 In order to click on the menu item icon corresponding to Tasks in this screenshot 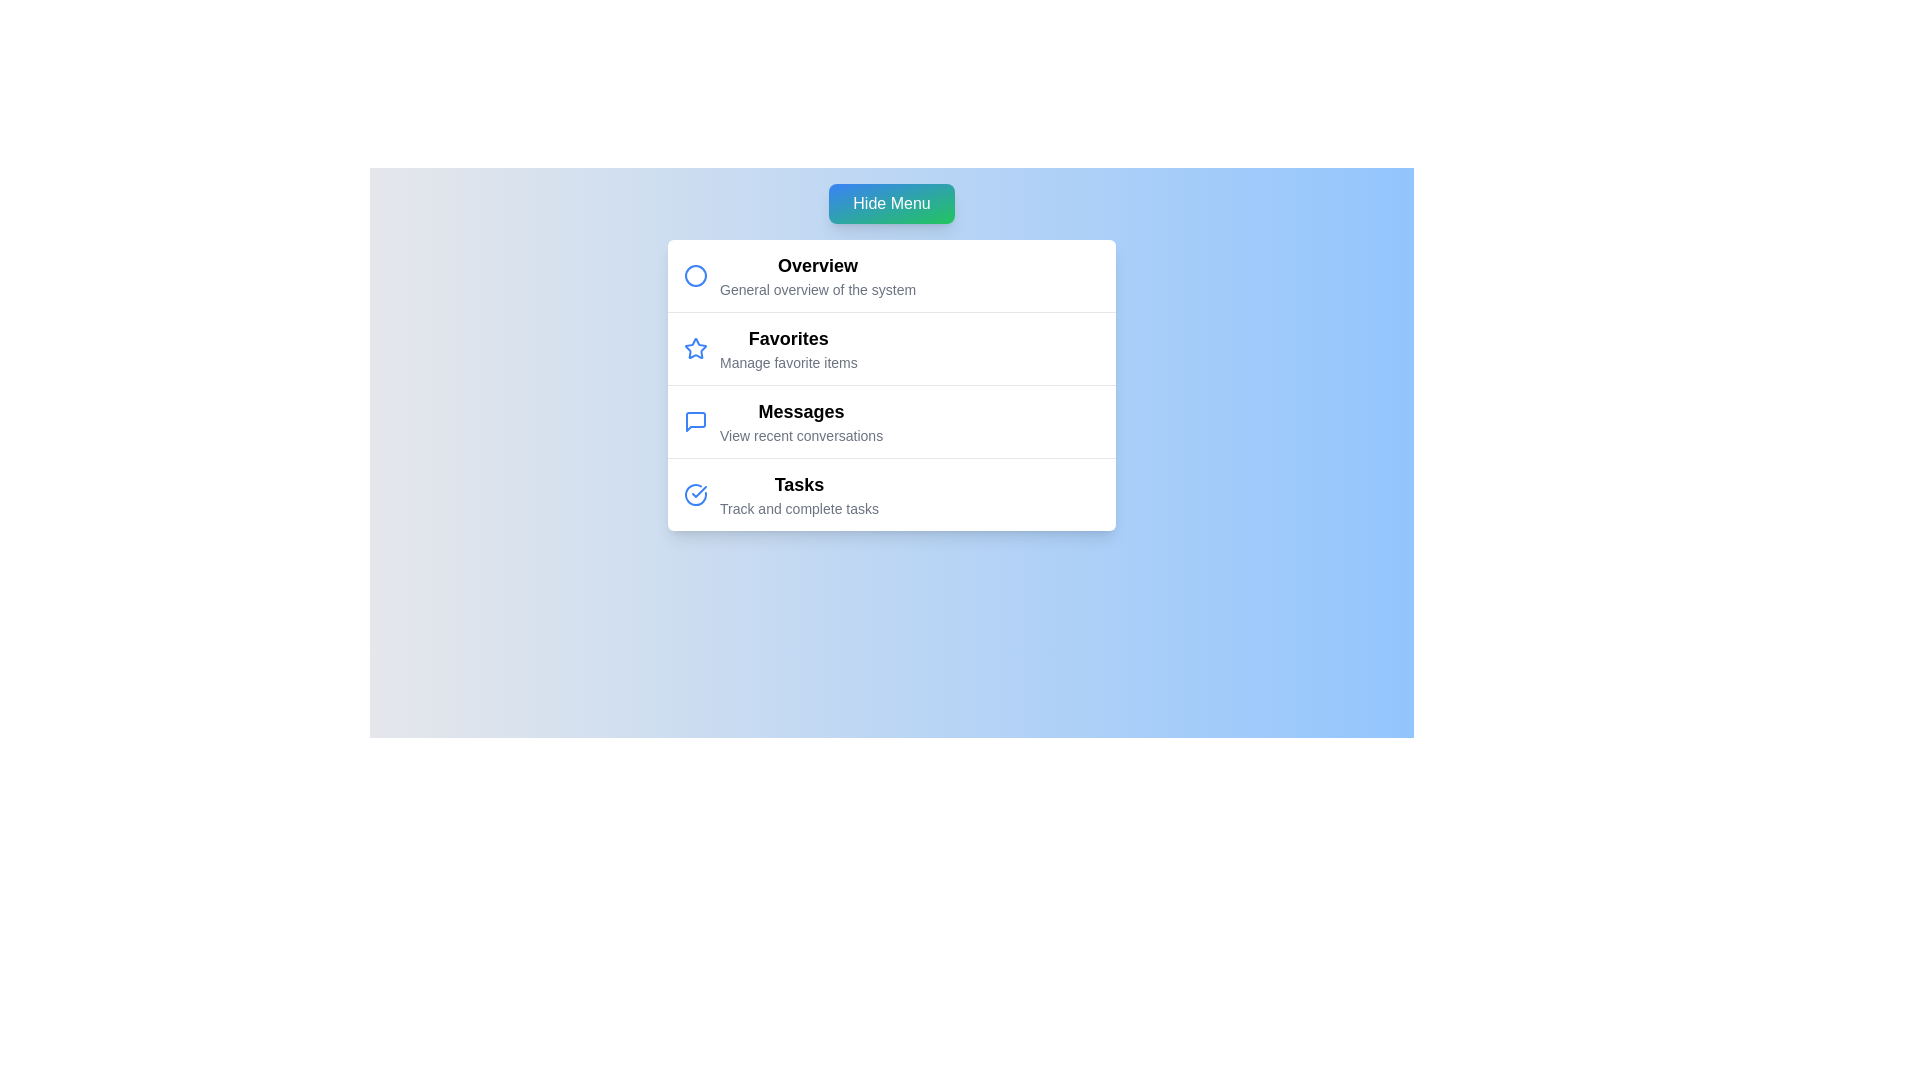, I will do `click(696, 494)`.